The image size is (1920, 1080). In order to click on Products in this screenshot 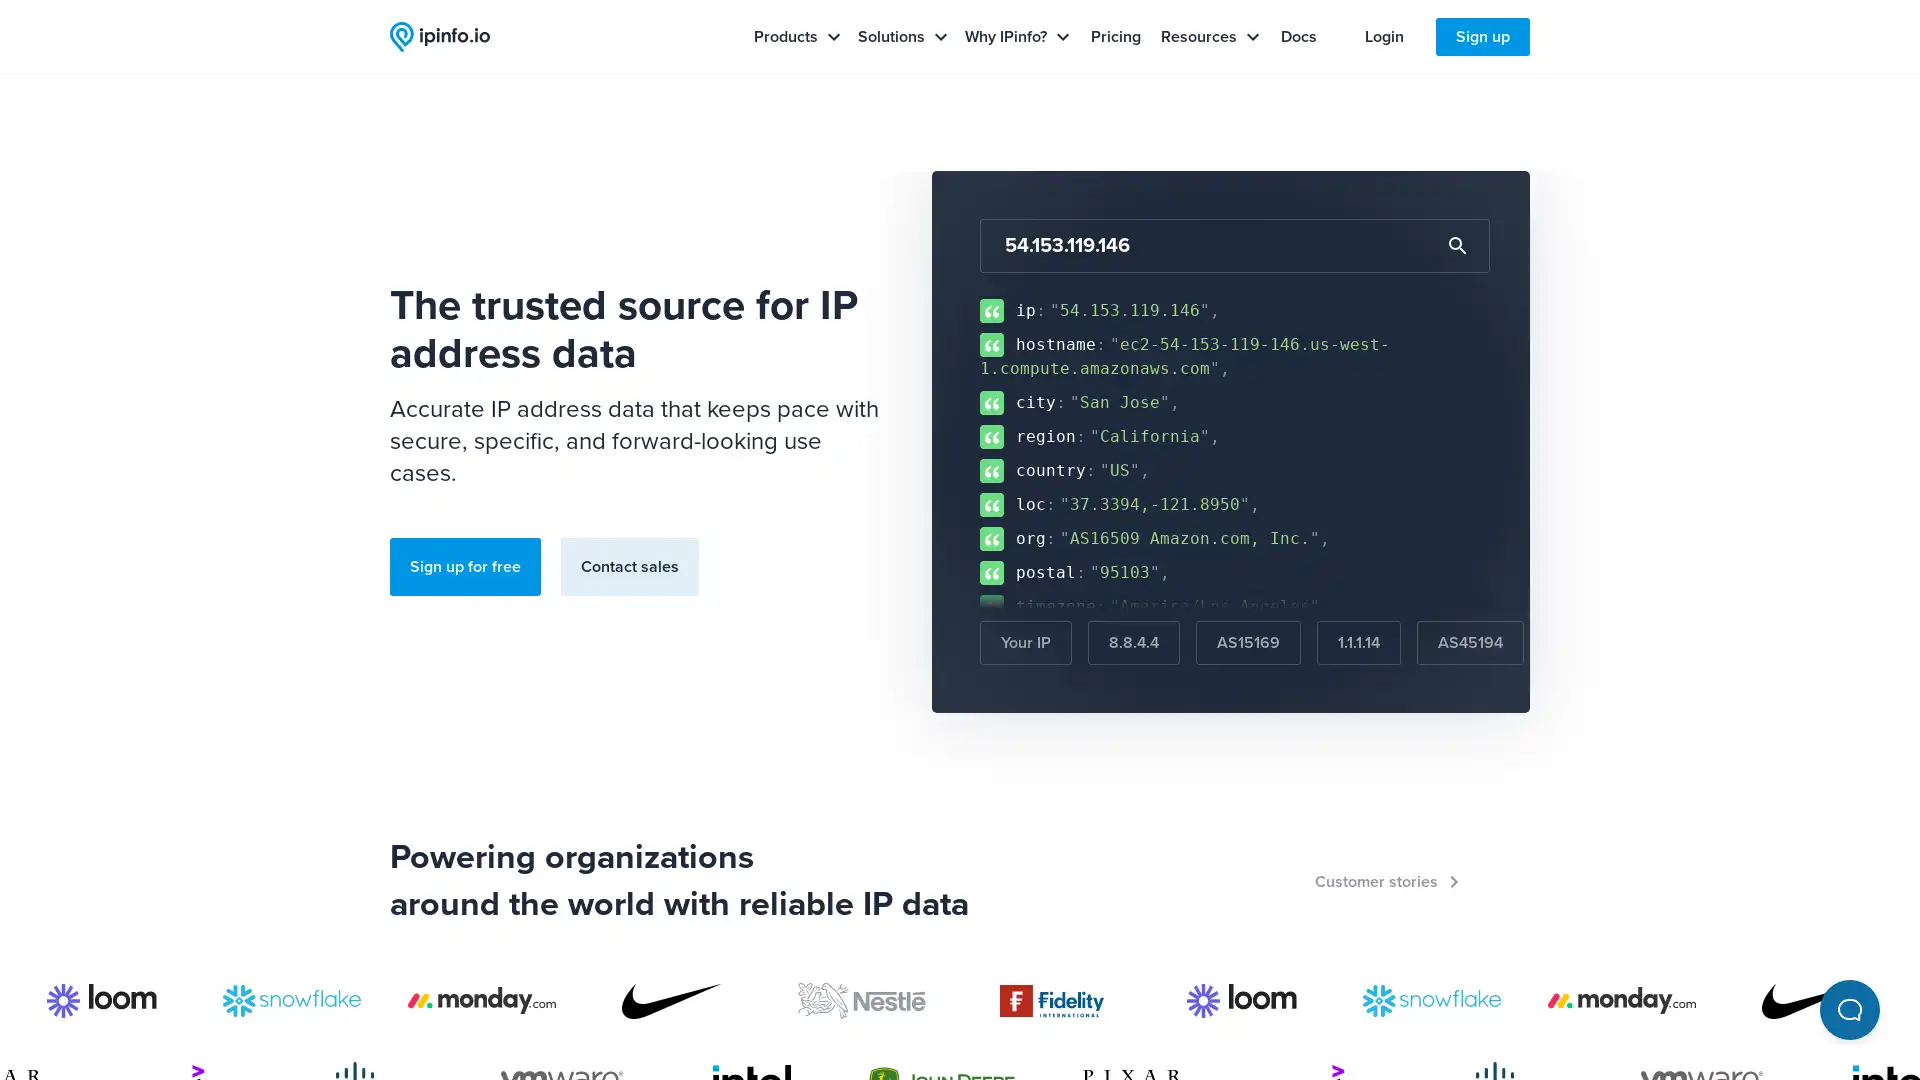, I will do `click(796, 37)`.